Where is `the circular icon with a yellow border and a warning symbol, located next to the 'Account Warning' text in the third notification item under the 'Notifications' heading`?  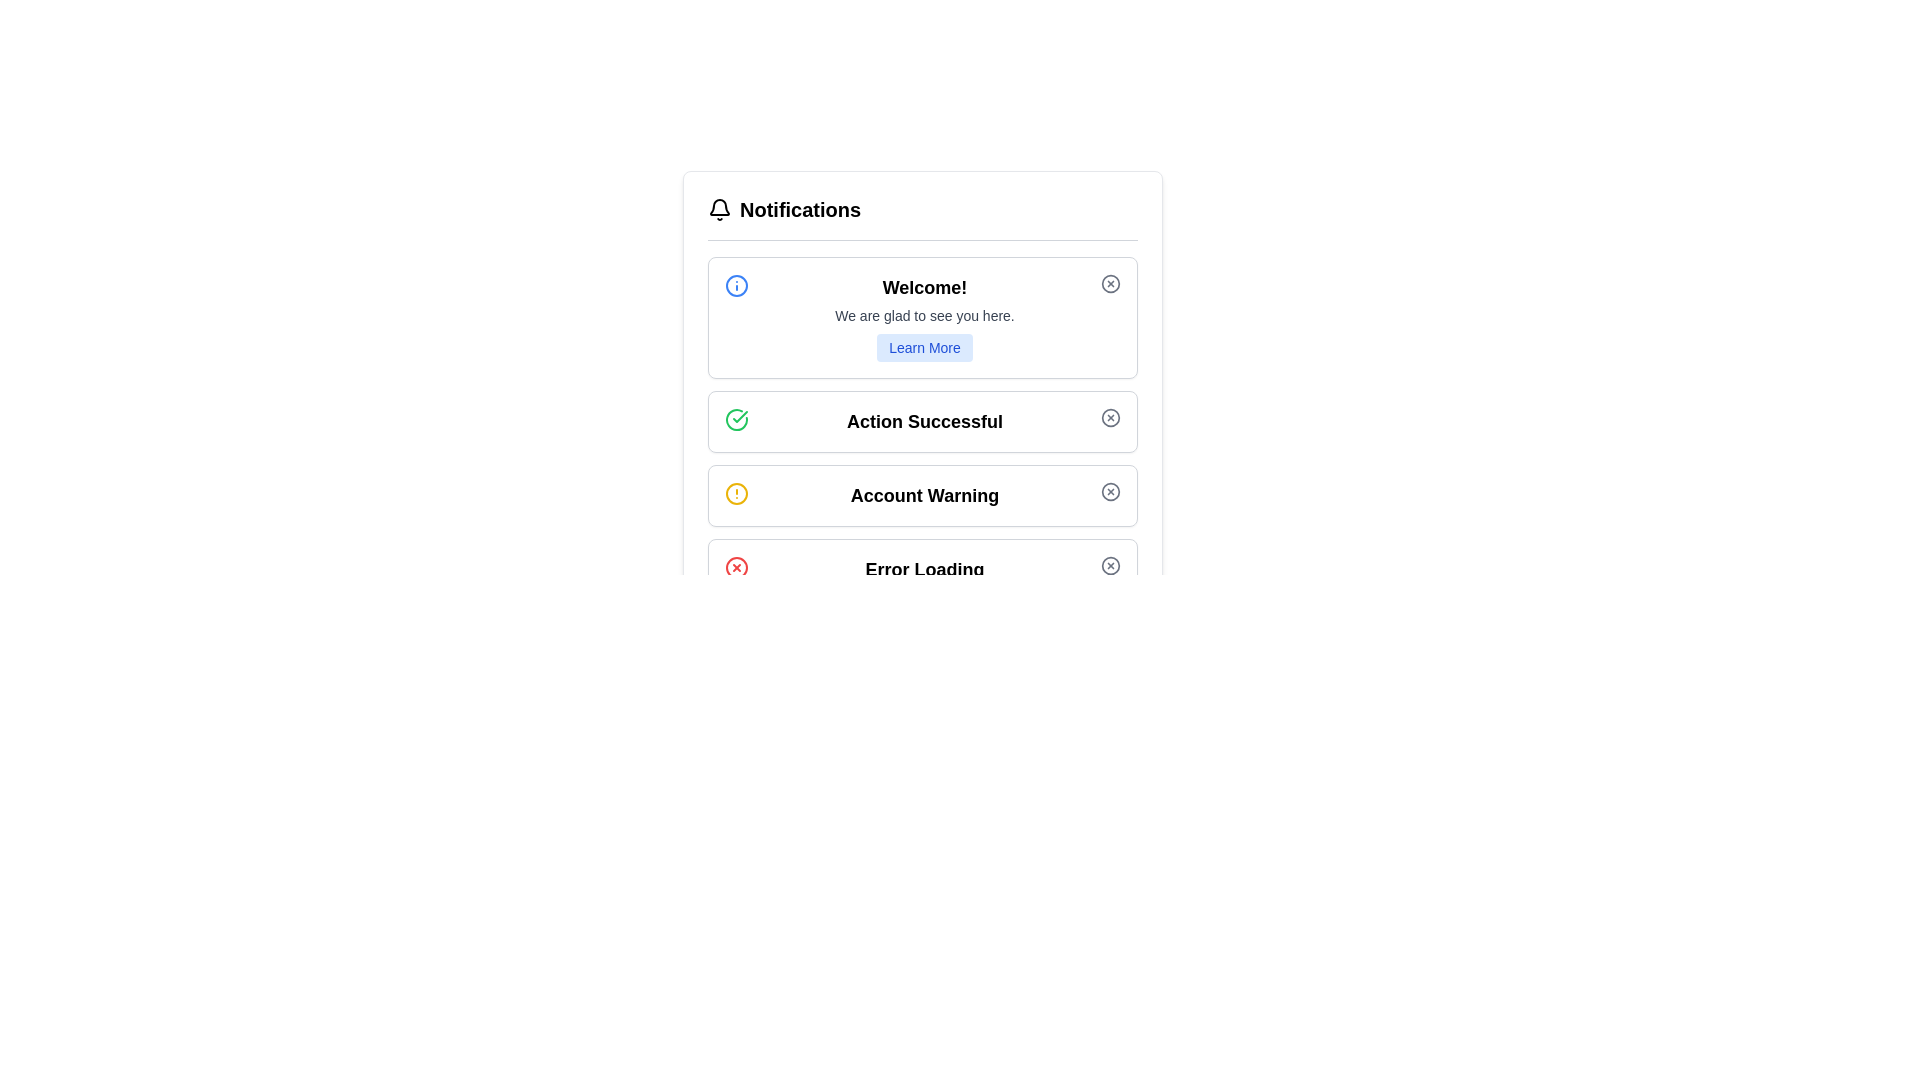
the circular icon with a yellow border and a warning symbol, located next to the 'Account Warning' text in the third notification item under the 'Notifications' heading is located at coordinates (736, 493).